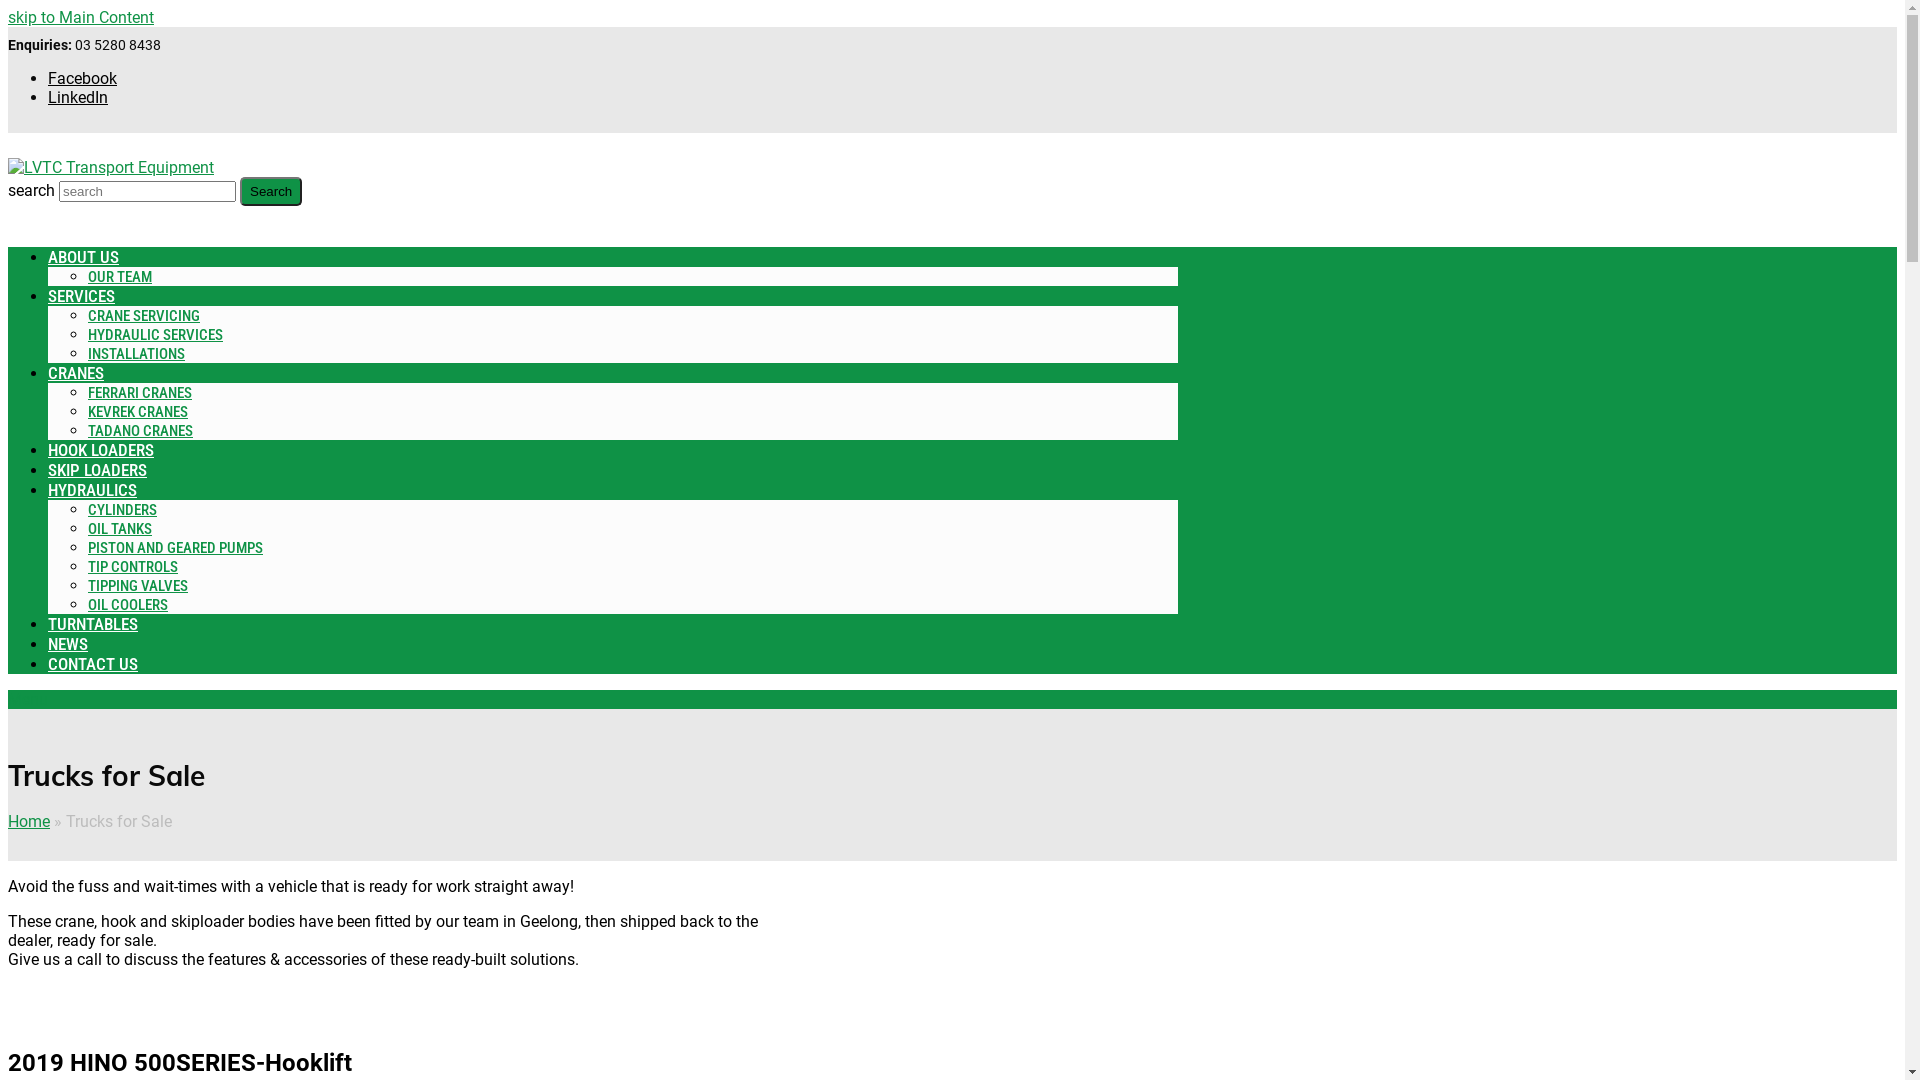 Image resolution: width=1920 pixels, height=1080 pixels. I want to click on 'Home', so click(8, 821).